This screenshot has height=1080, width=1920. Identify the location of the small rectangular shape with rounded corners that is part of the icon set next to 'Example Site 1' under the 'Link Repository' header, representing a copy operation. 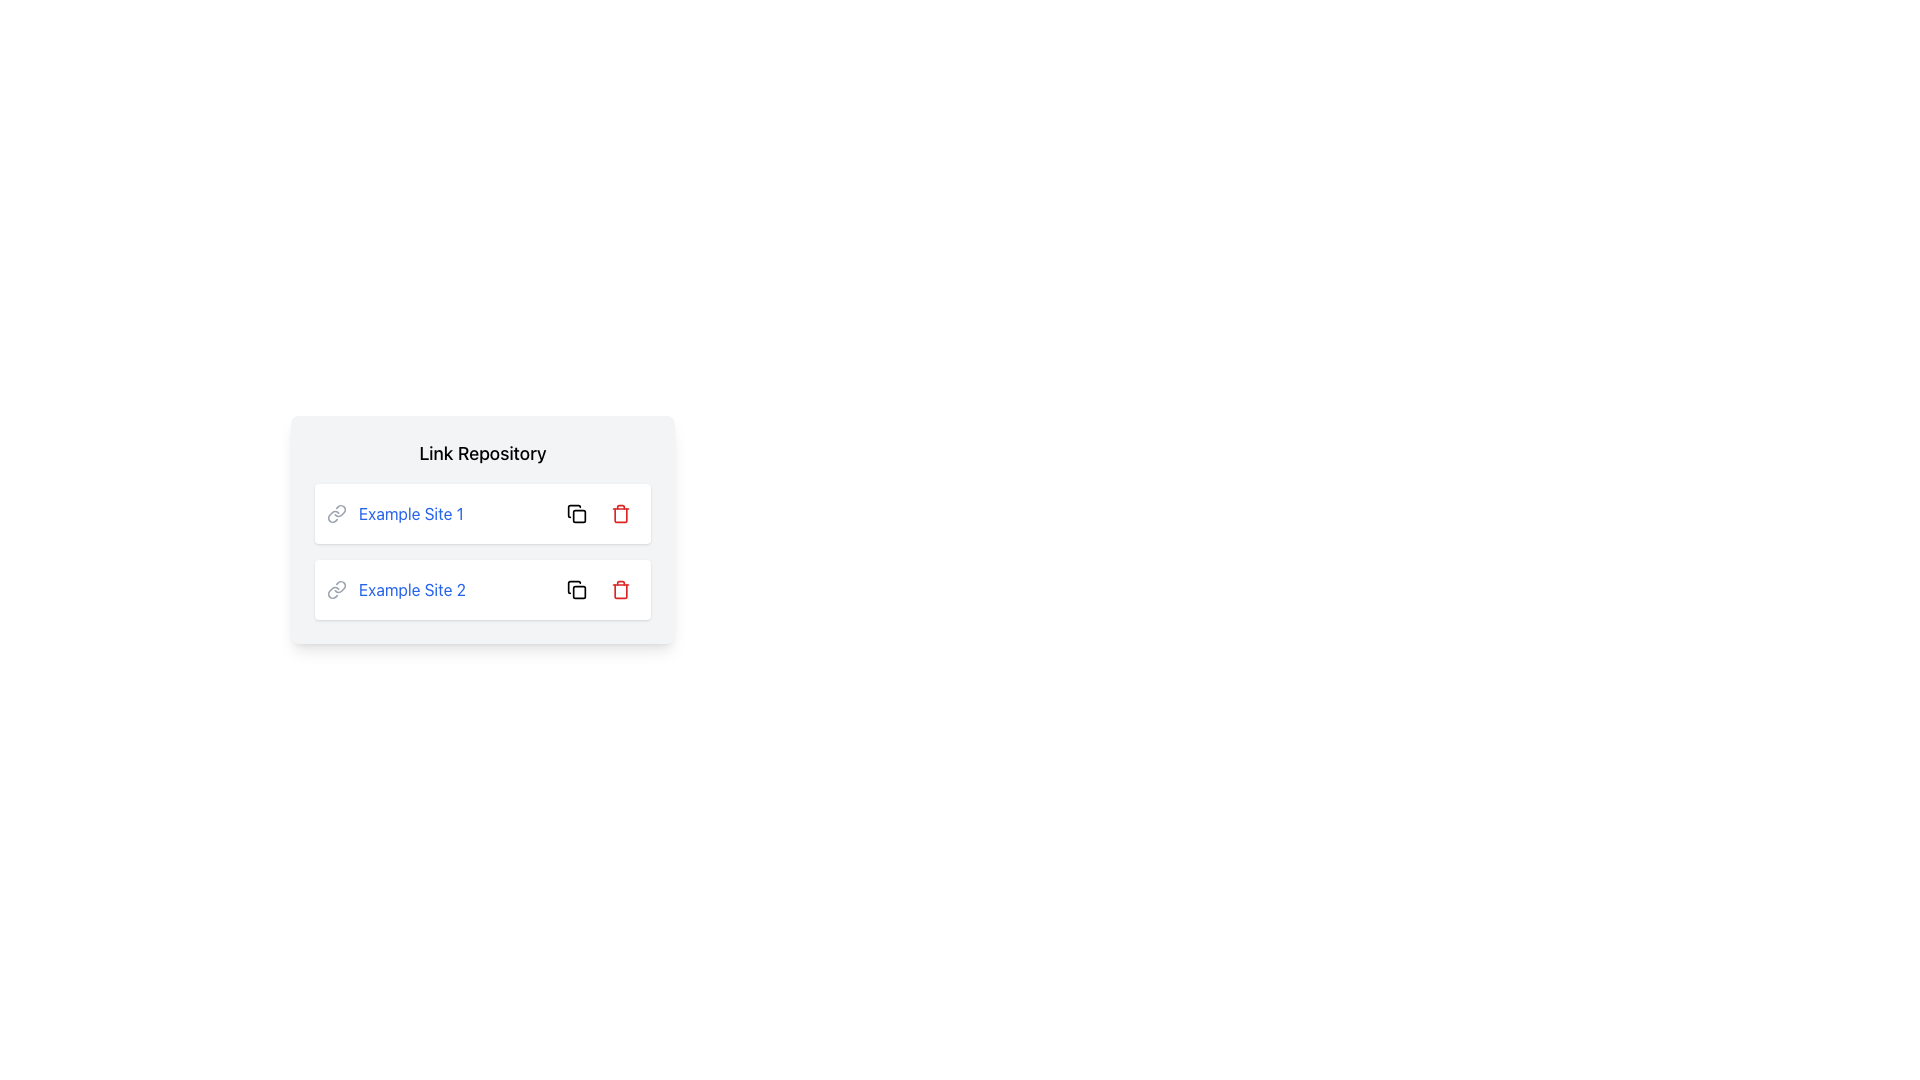
(578, 515).